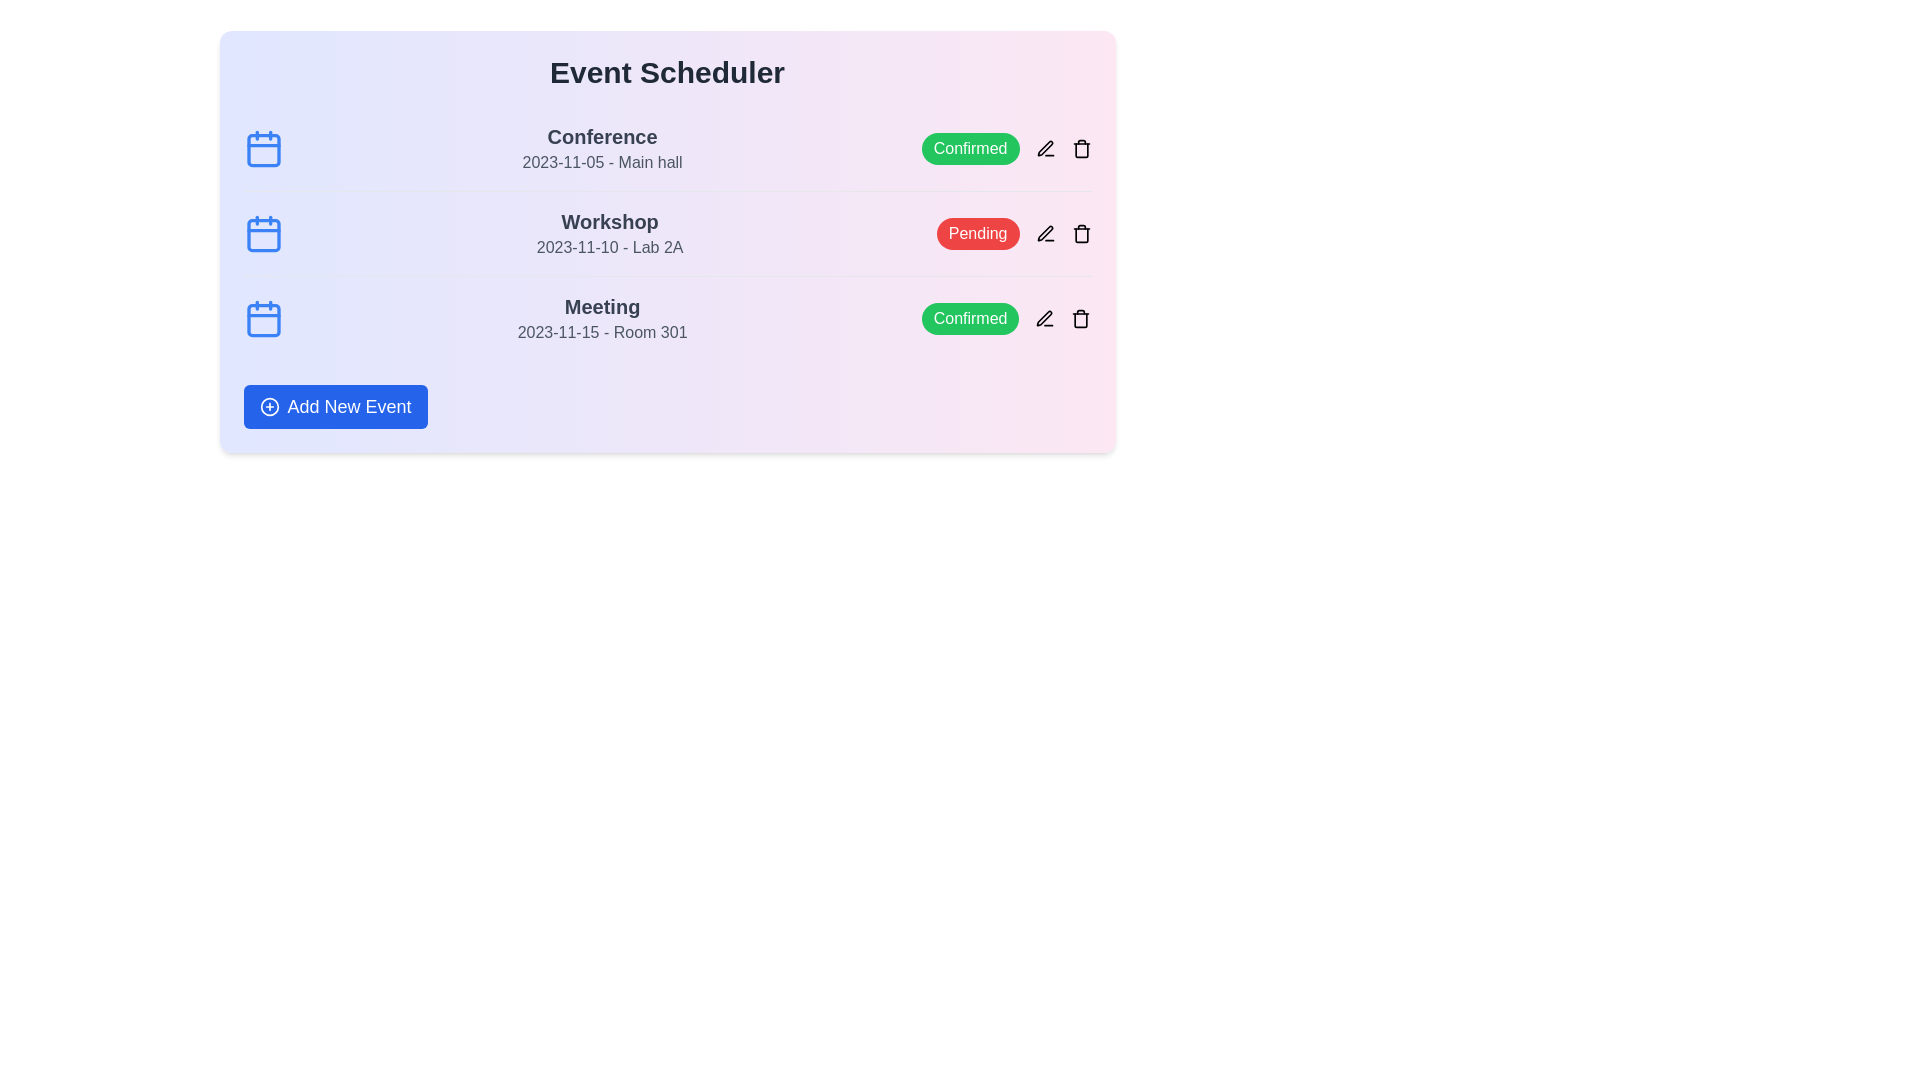 Image resolution: width=1920 pixels, height=1080 pixels. What do you see at coordinates (262, 149) in the screenshot?
I see `the SVG rectangle element with rounded corners inside the calendar icon representing the scheduled event for 'Conference' on 2023-11-05 located next to the text 'Conference'` at bounding box center [262, 149].